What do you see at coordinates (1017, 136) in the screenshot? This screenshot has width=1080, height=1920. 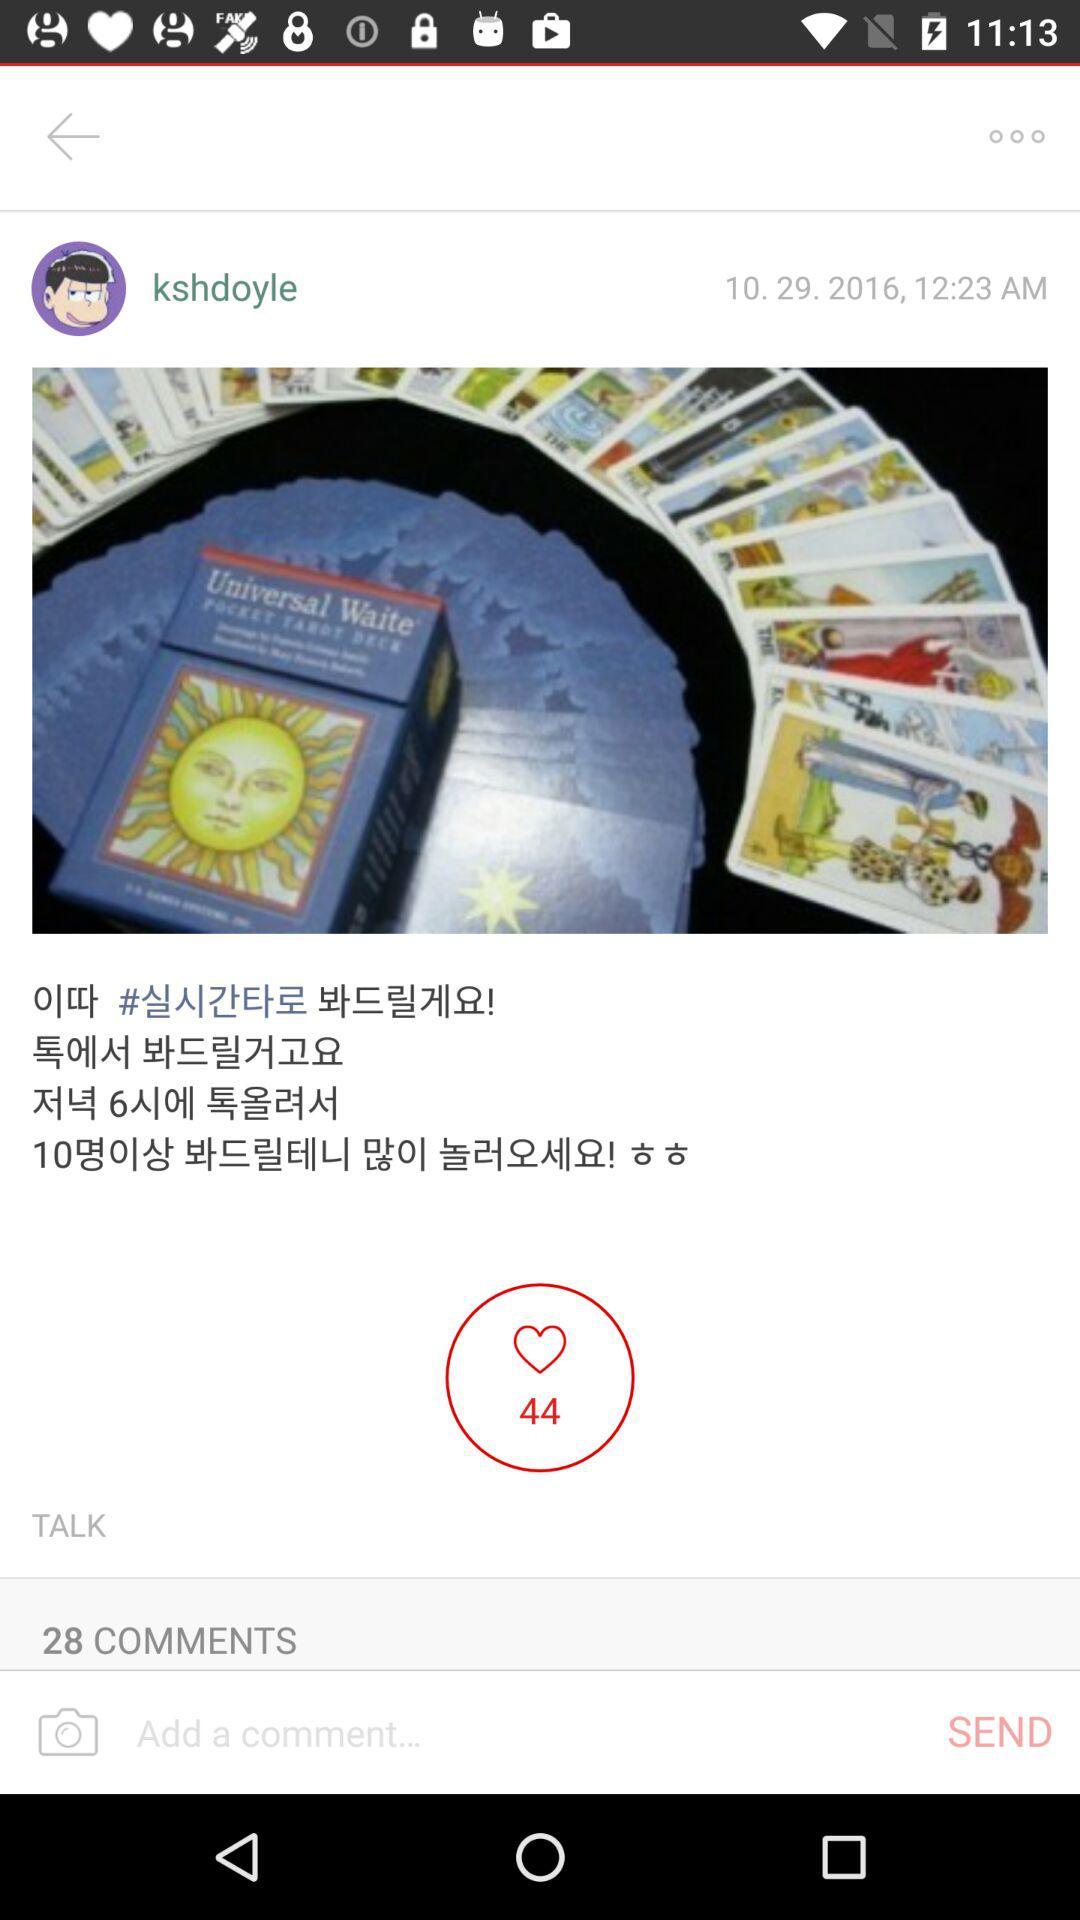 I see `the icon on the top right corner` at bounding box center [1017, 136].